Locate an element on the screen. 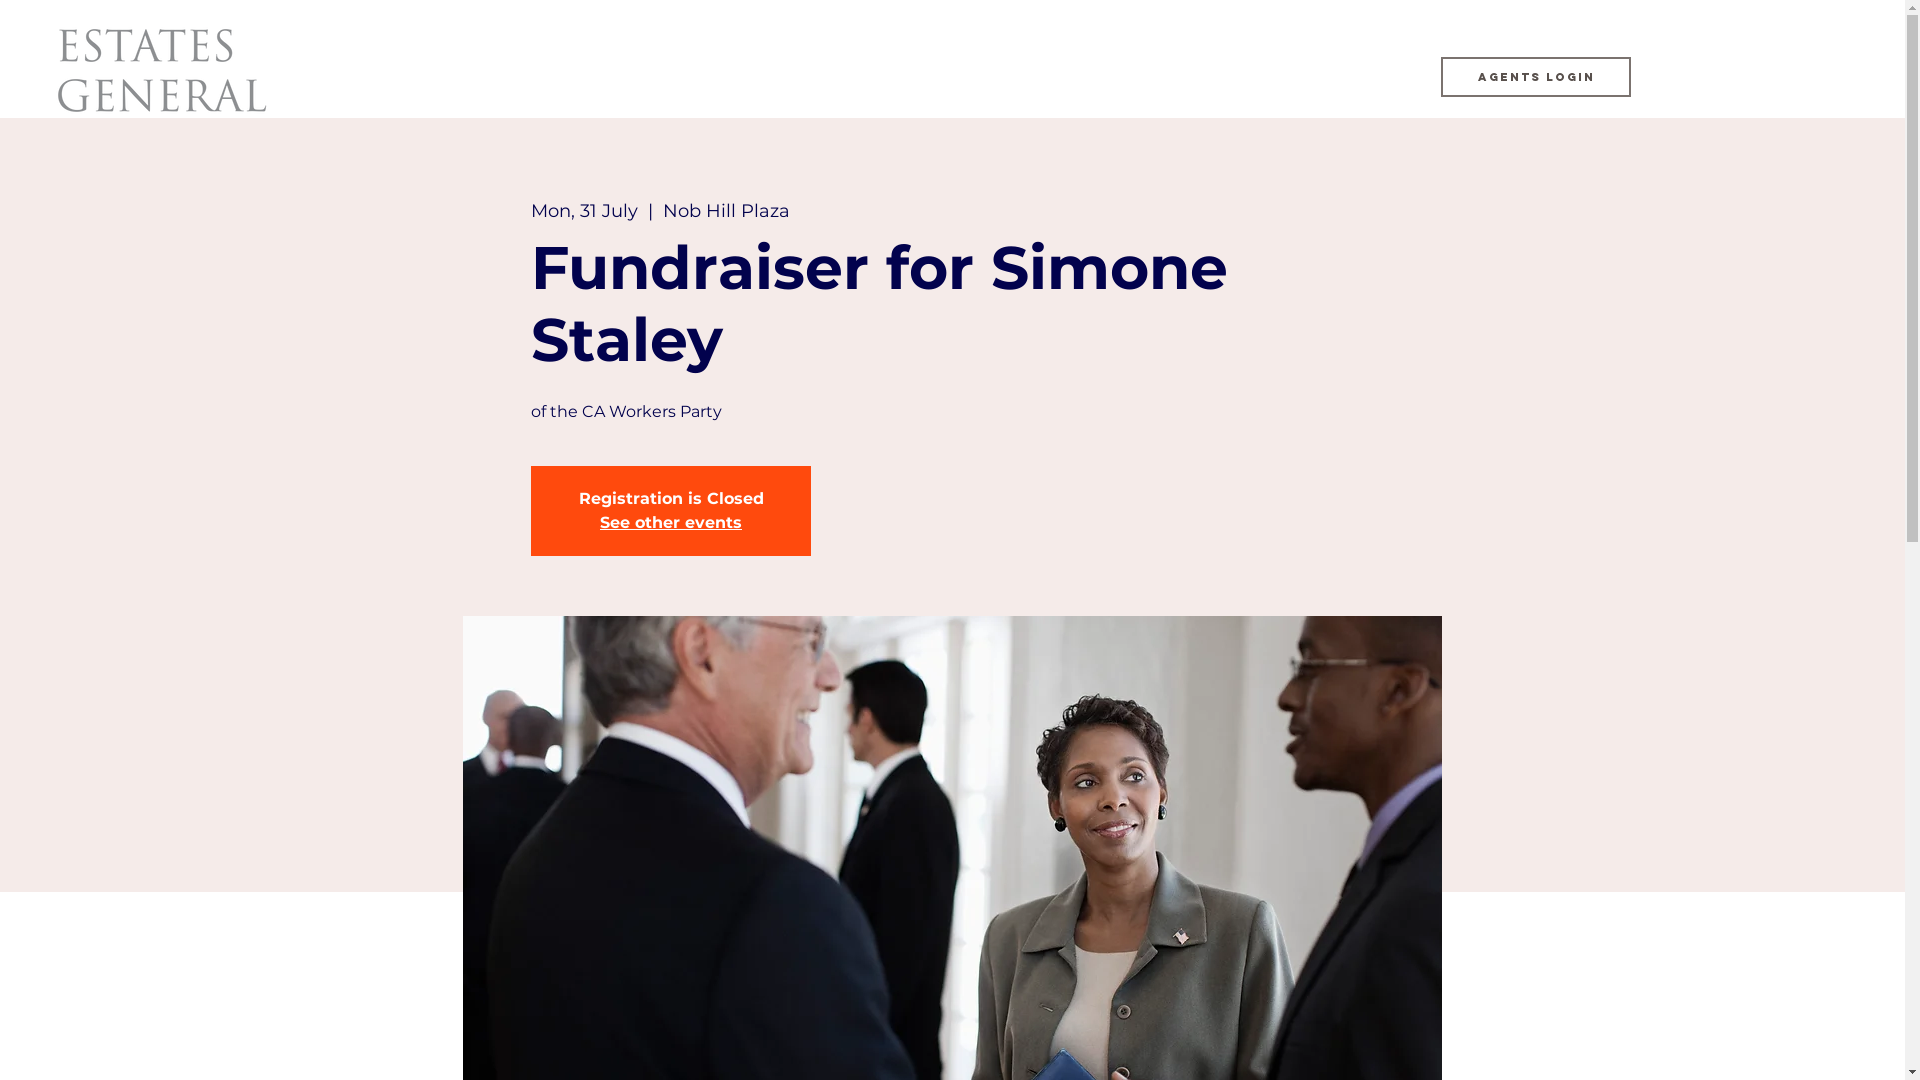  'See other events' is located at coordinates (671, 521).